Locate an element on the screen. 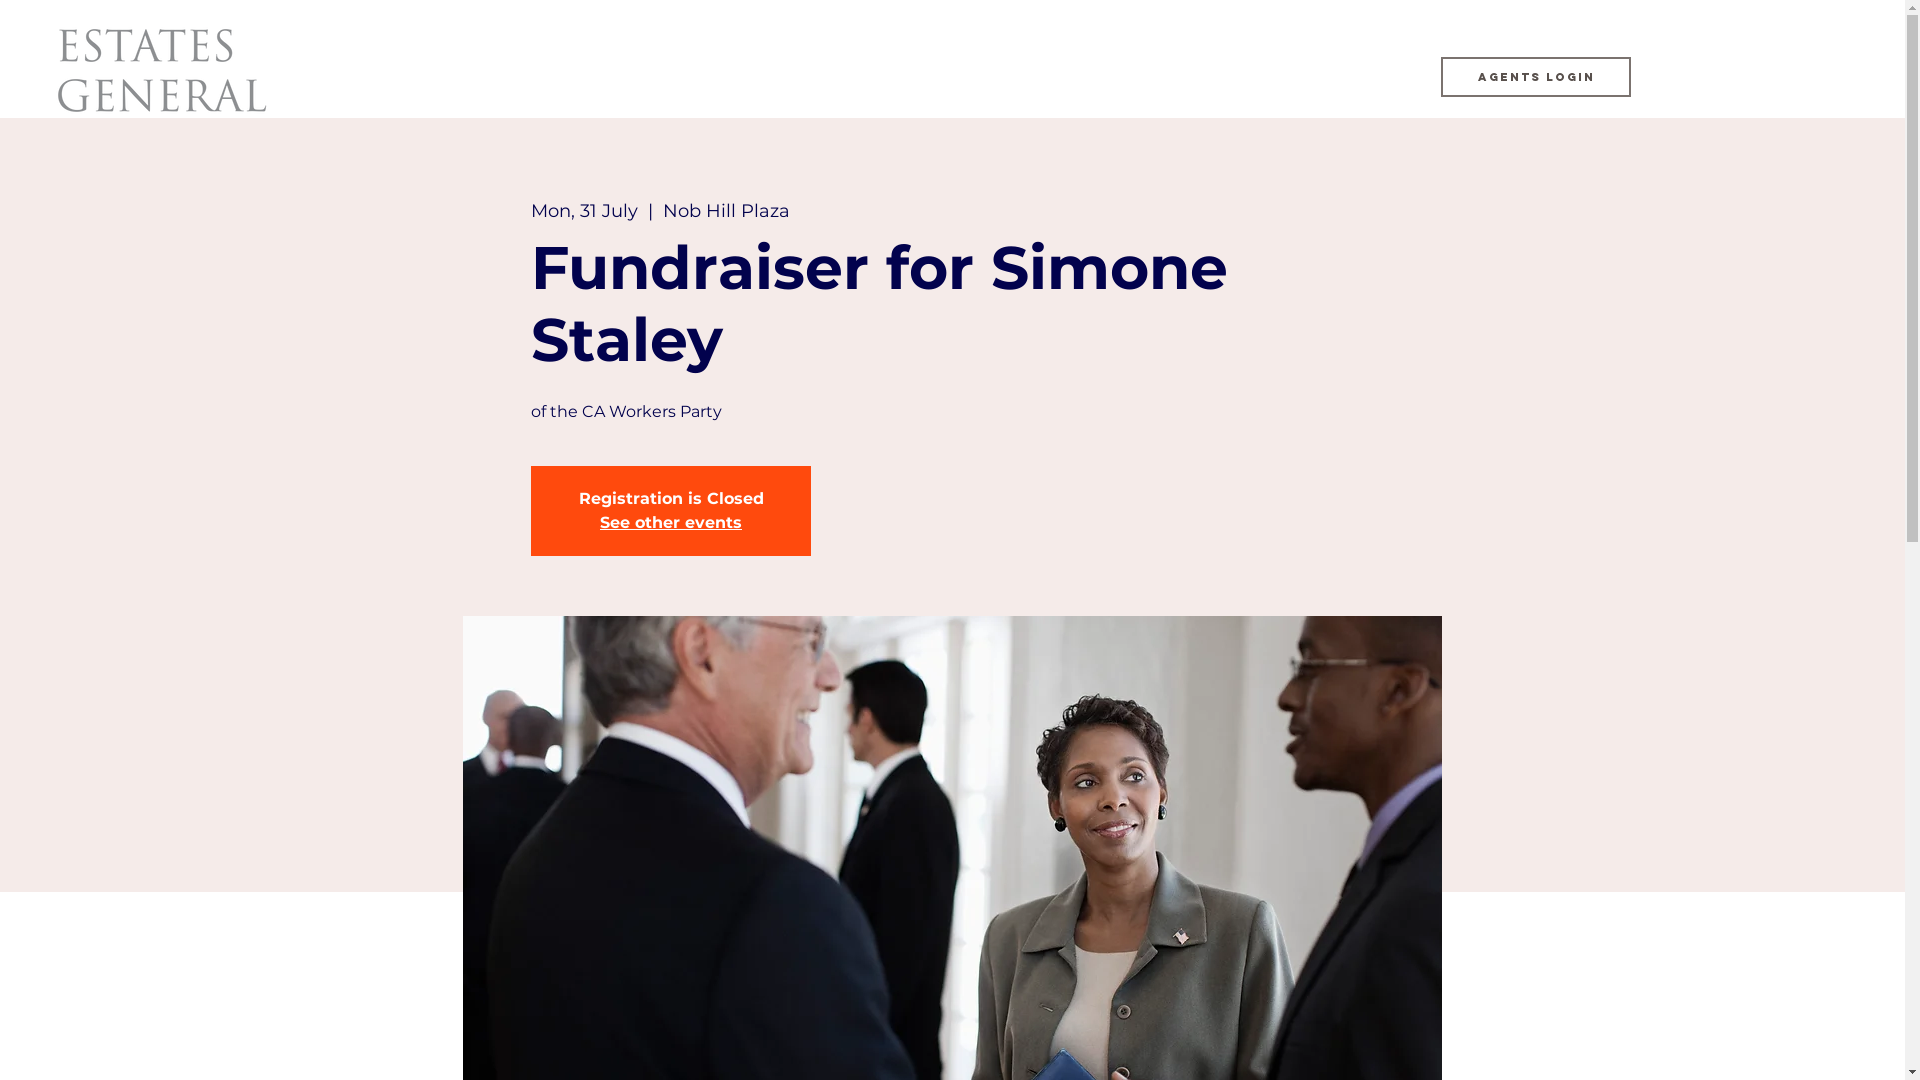  'See other events' is located at coordinates (671, 521).